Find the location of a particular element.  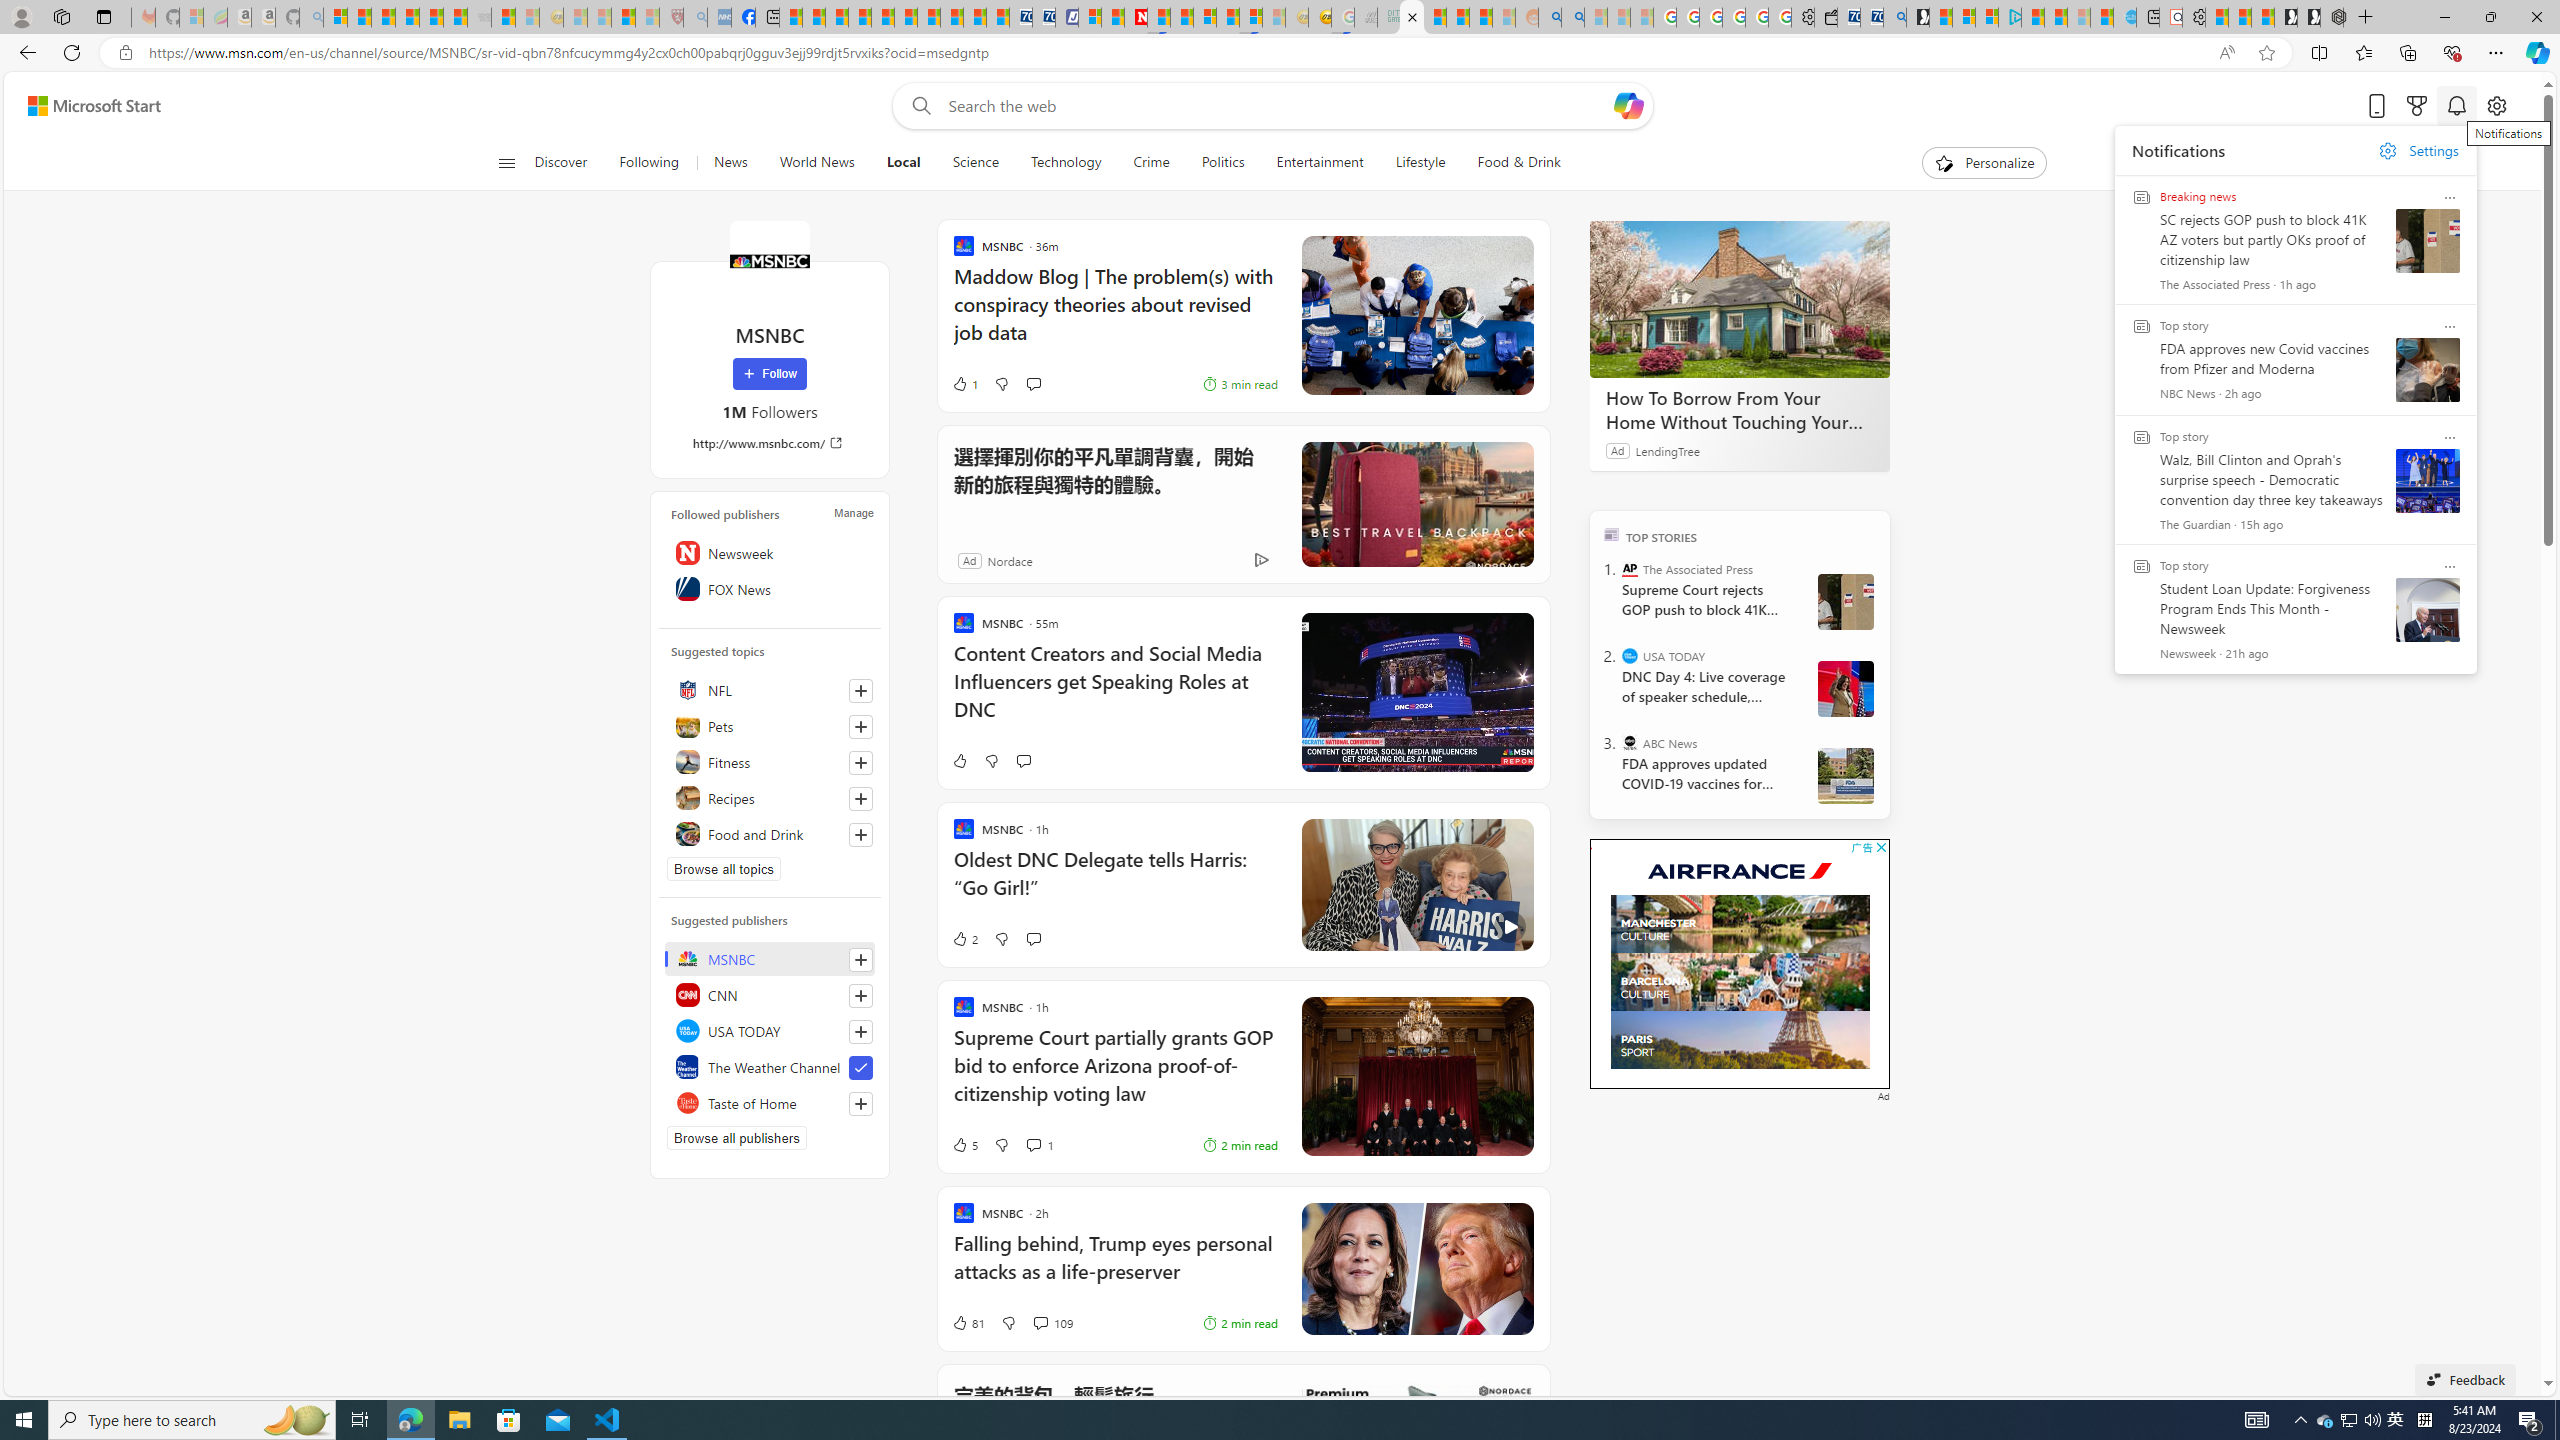

'AutomationID: cbb' is located at coordinates (1880, 846).